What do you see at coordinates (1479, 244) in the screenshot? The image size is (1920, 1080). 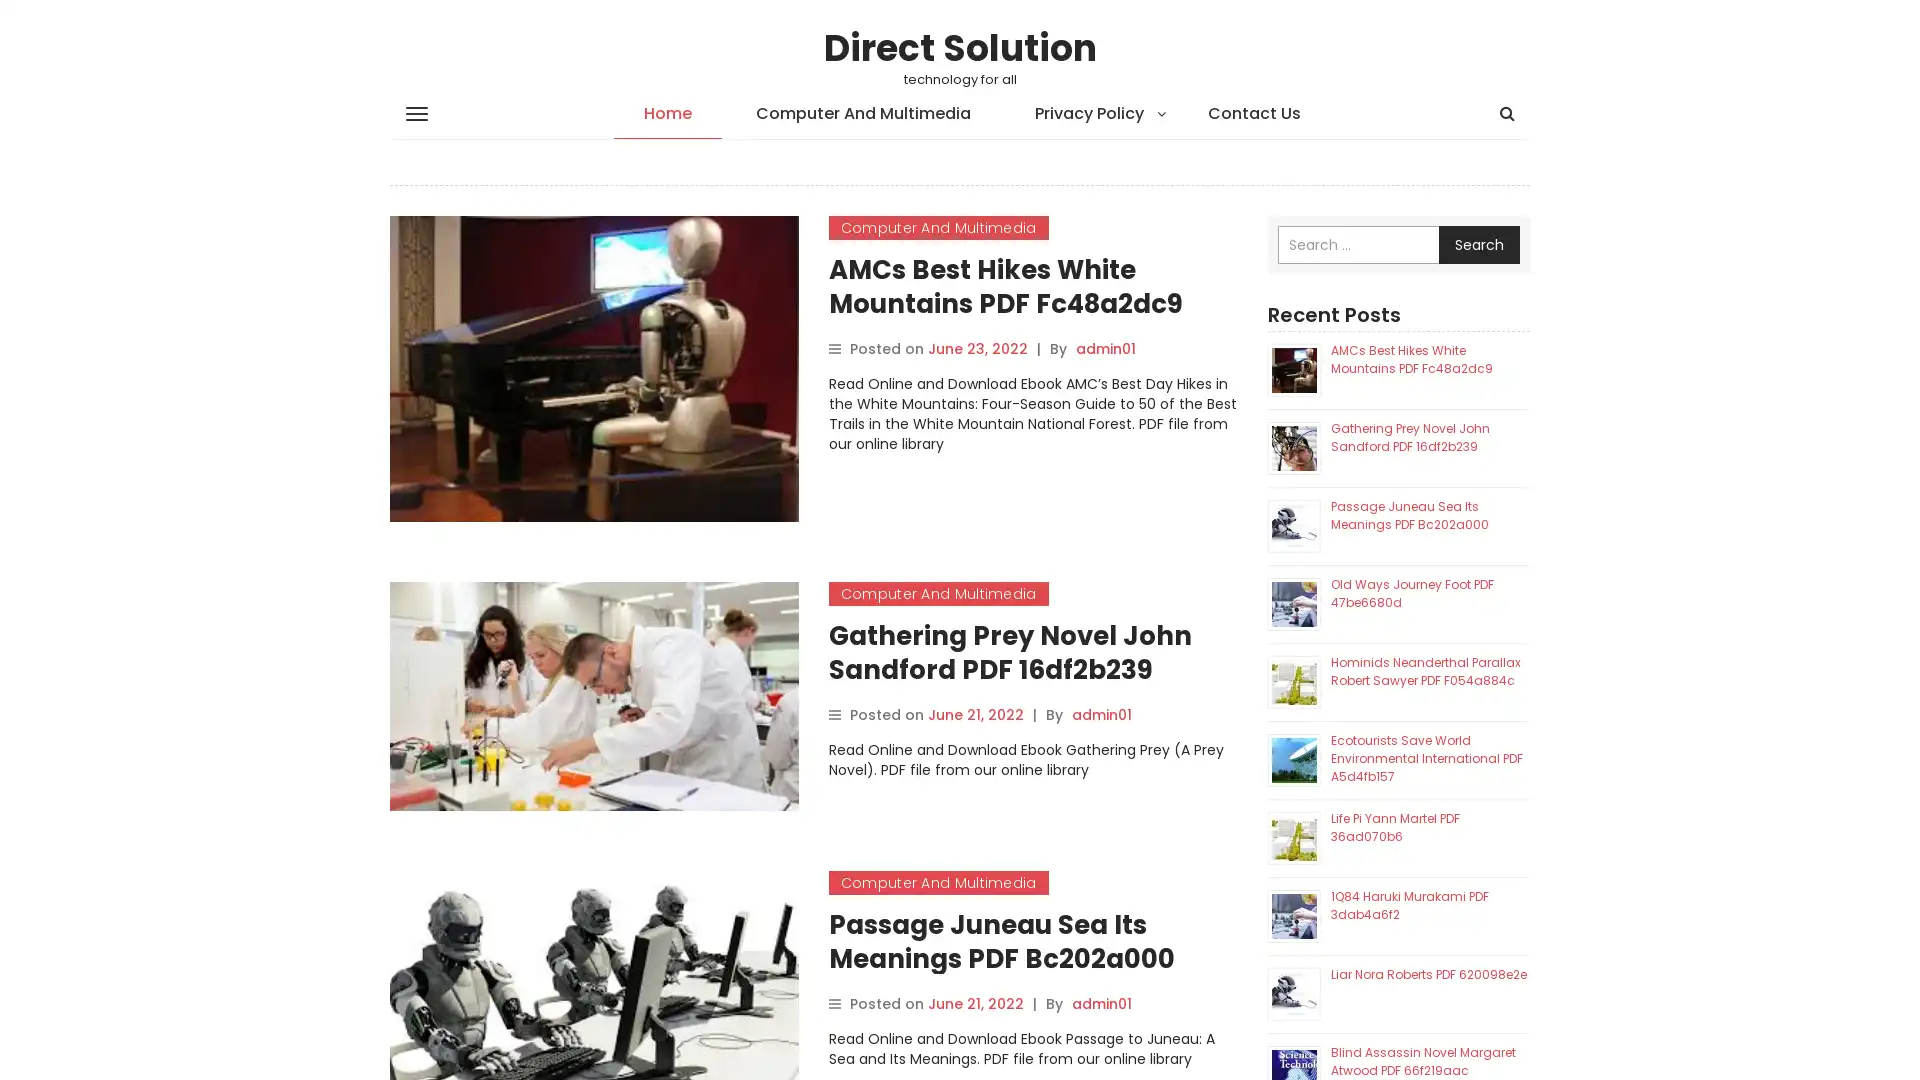 I see `Search` at bounding box center [1479, 244].